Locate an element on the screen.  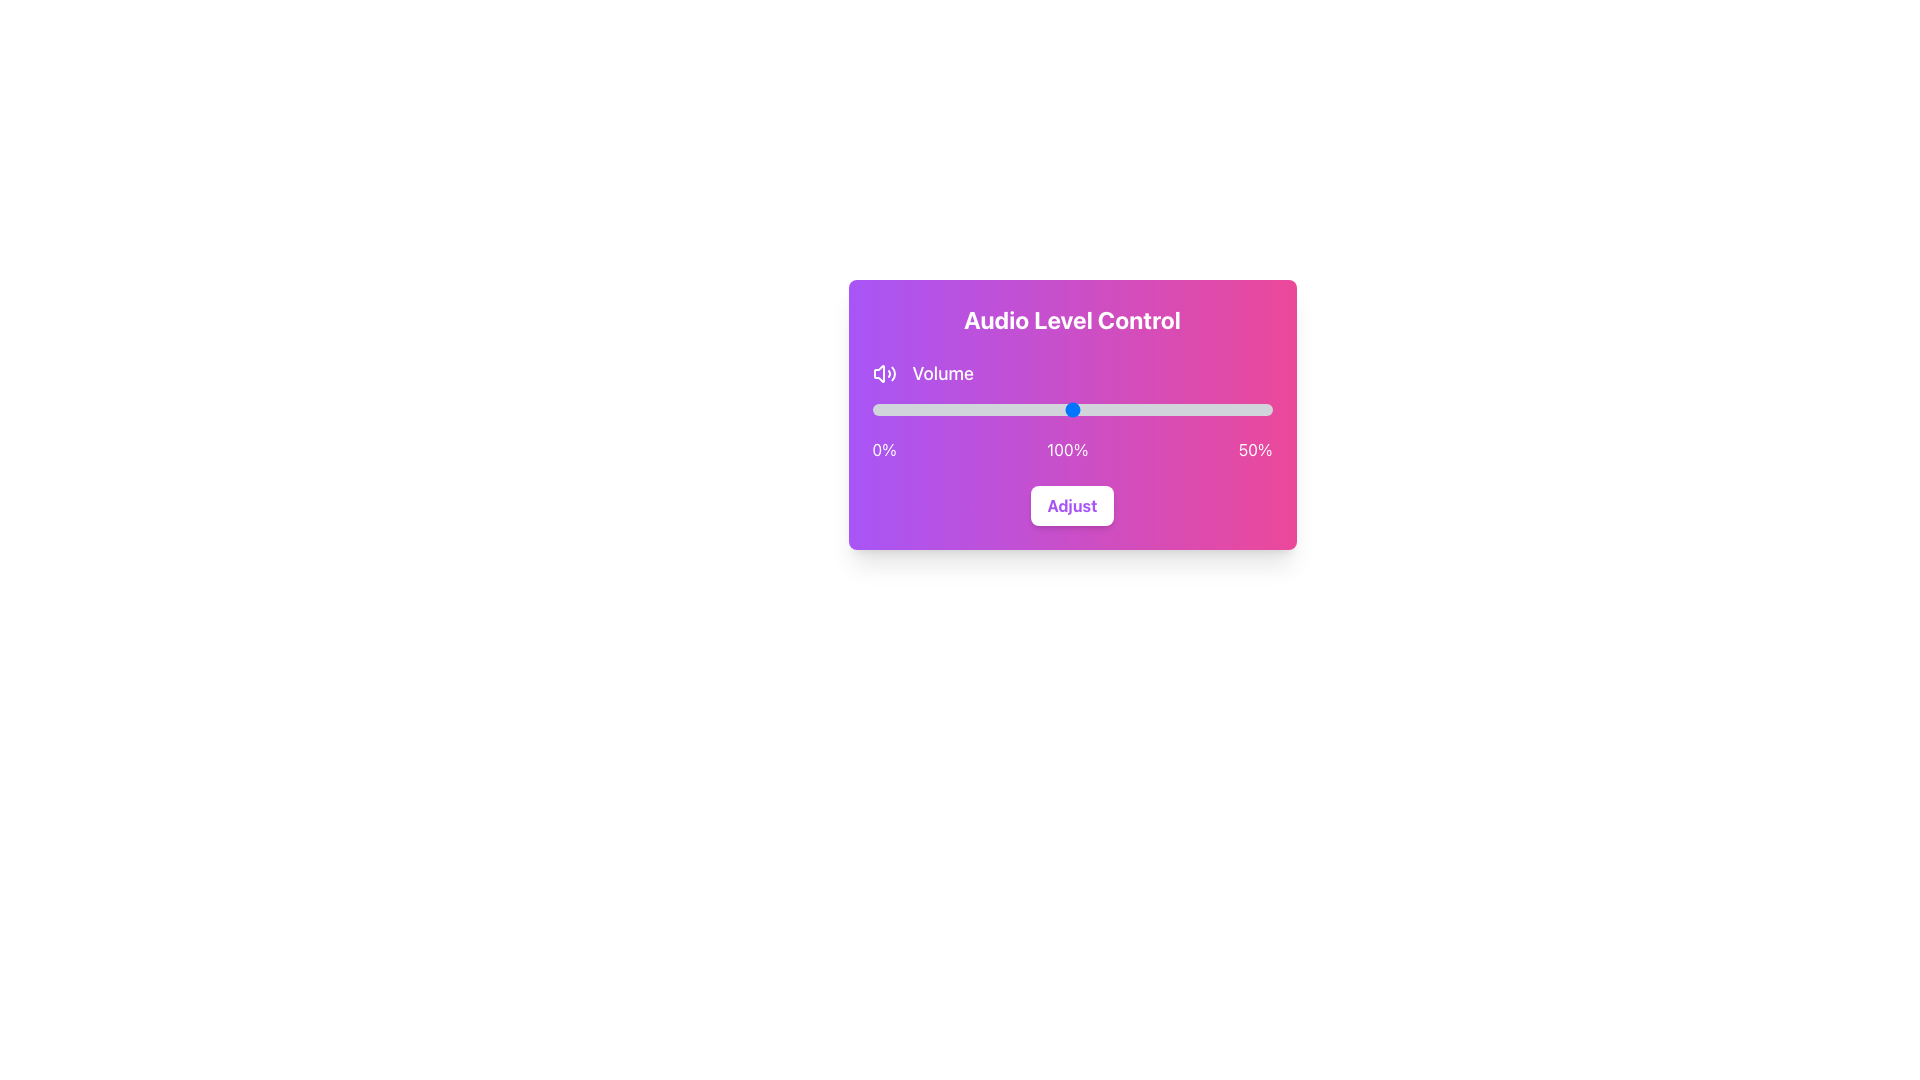
the volume is located at coordinates (1120, 408).